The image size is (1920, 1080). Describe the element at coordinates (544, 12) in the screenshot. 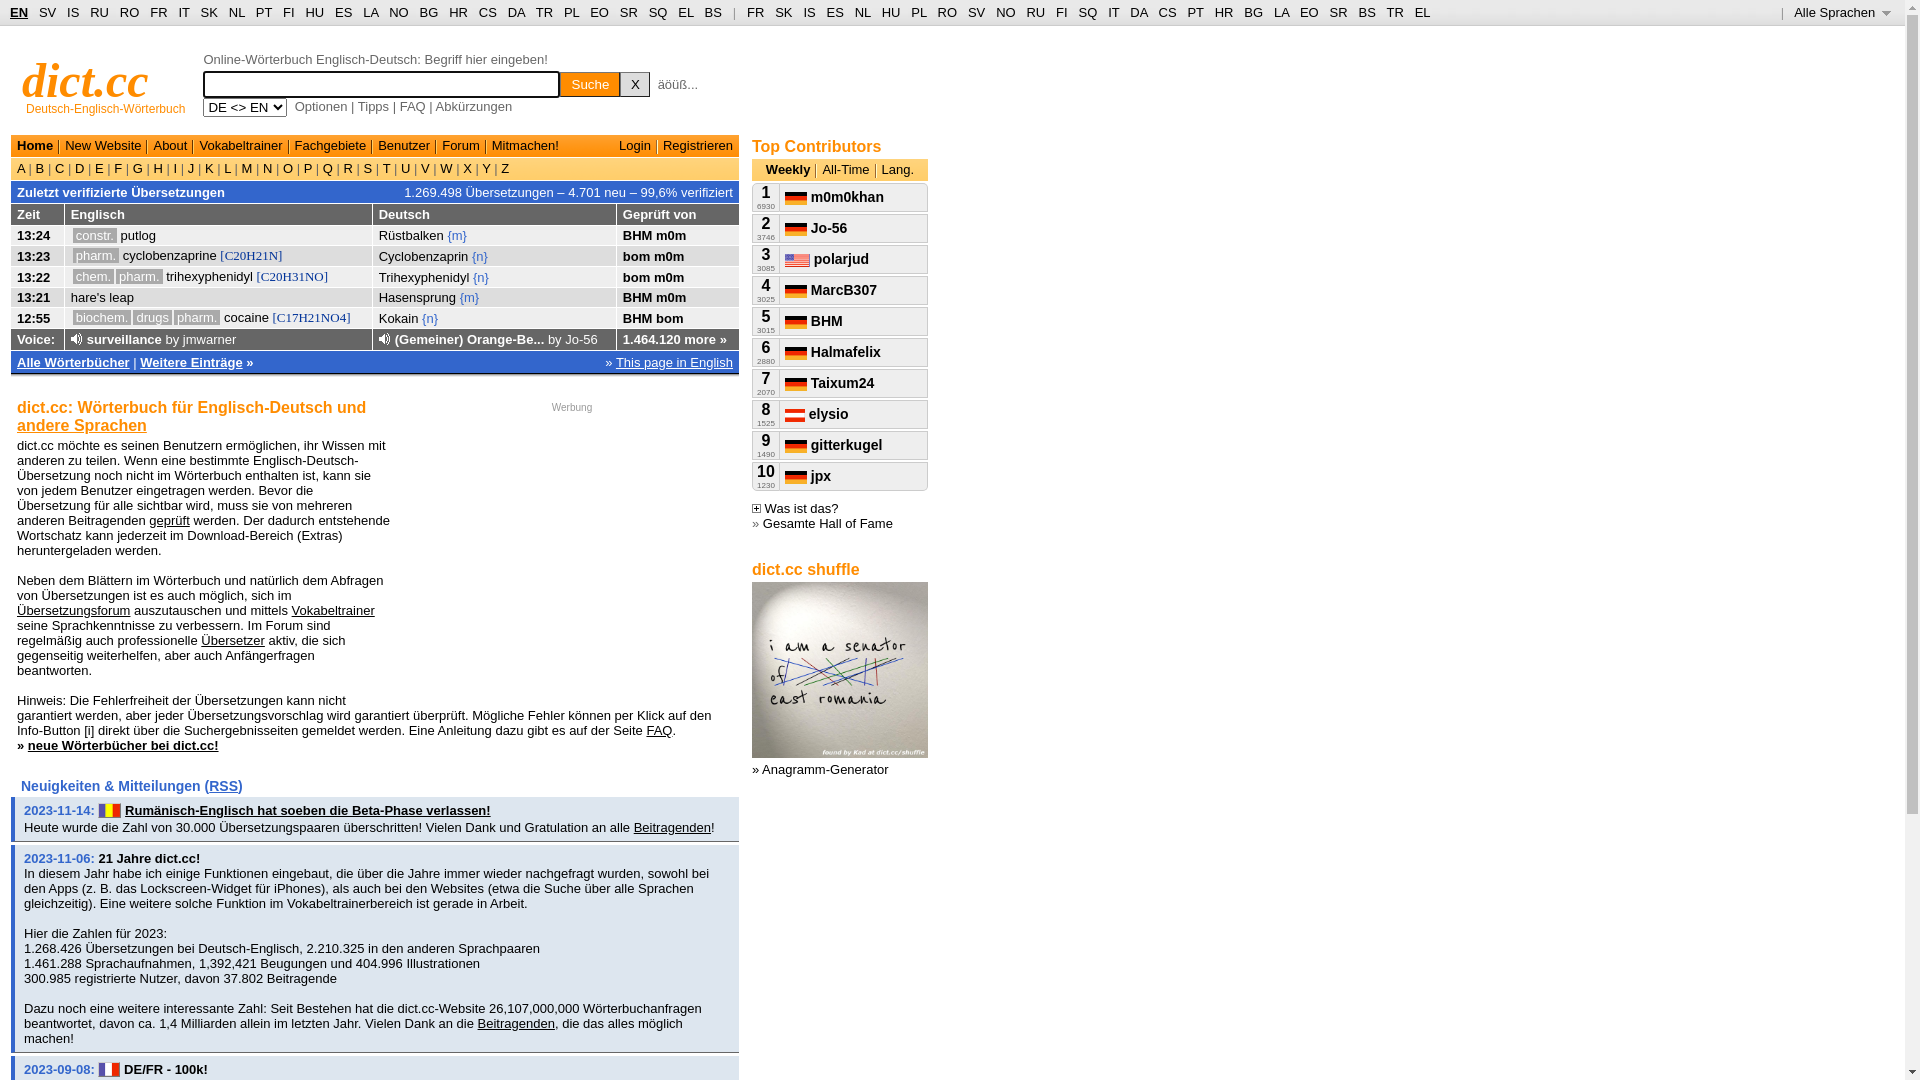

I see `'TR'` at that location.